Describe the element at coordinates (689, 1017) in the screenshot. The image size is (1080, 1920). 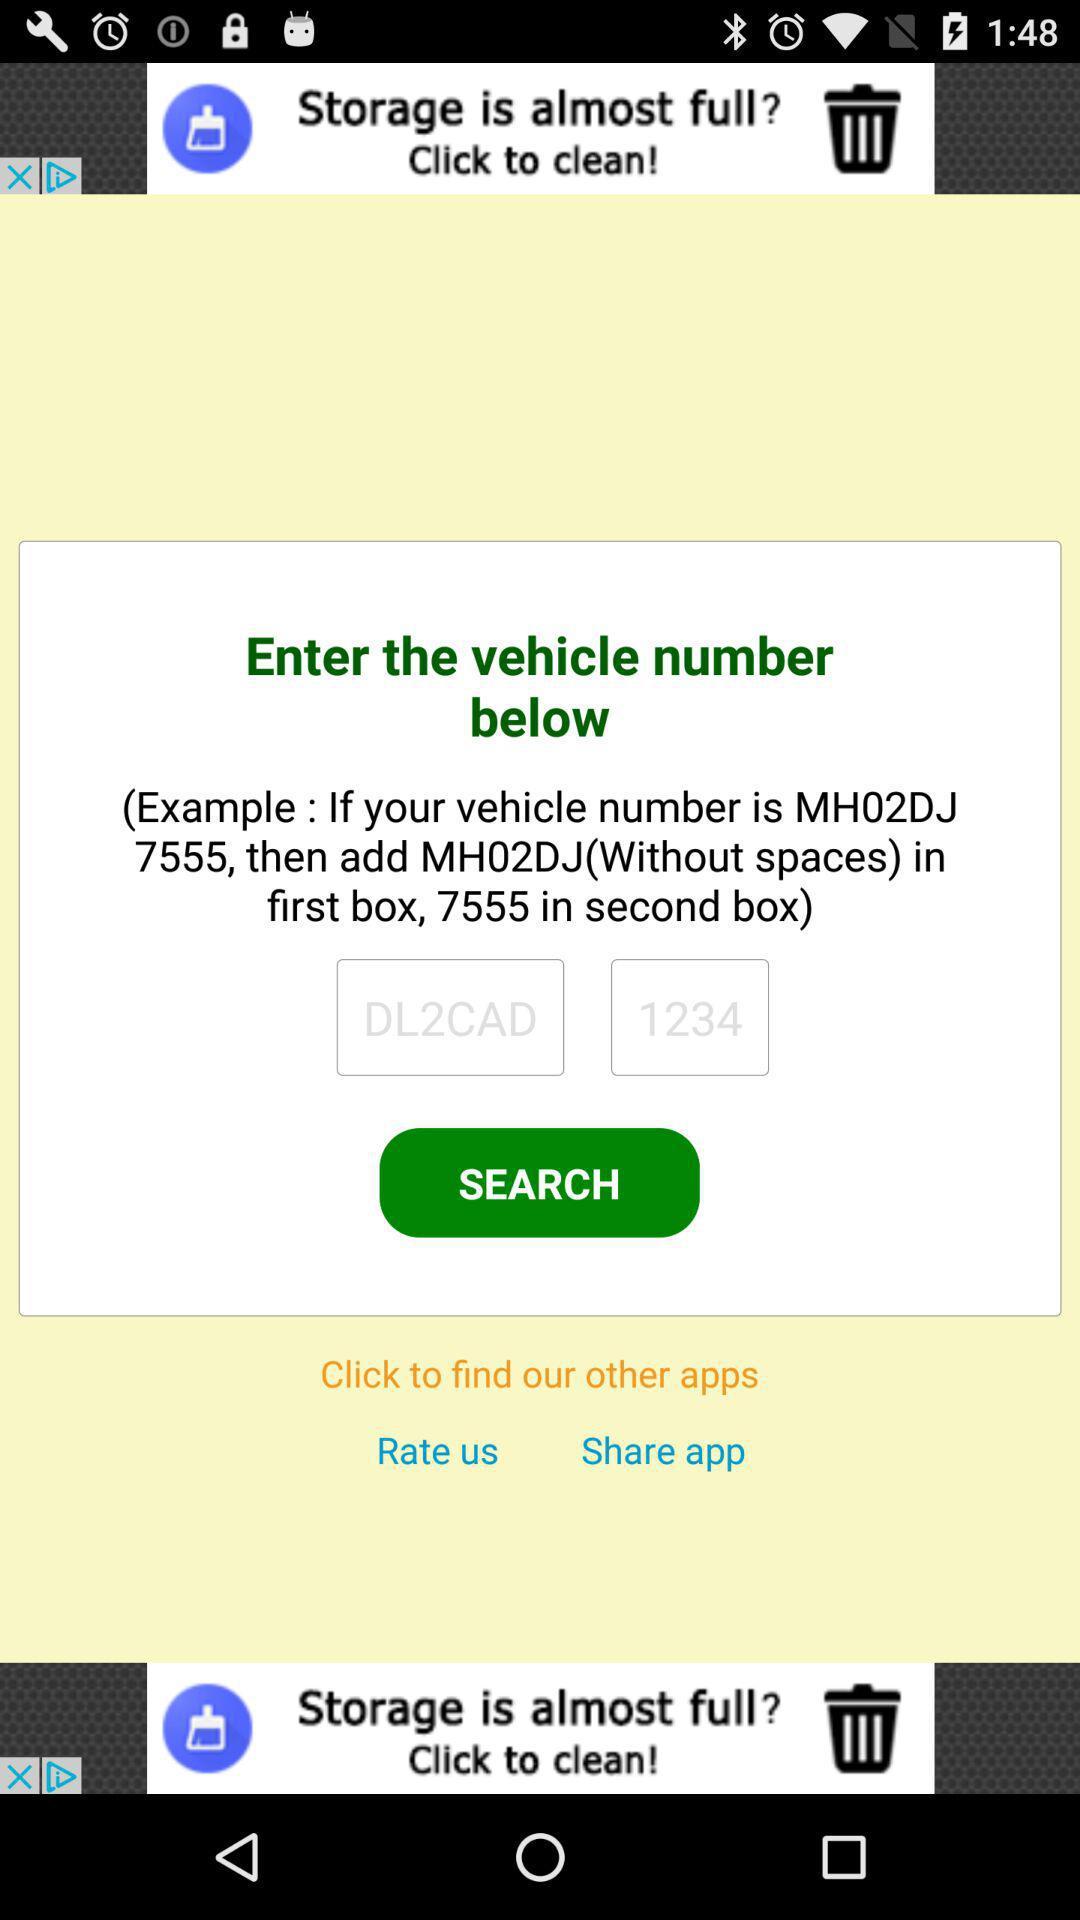
I see `write vehicle number` at that location.